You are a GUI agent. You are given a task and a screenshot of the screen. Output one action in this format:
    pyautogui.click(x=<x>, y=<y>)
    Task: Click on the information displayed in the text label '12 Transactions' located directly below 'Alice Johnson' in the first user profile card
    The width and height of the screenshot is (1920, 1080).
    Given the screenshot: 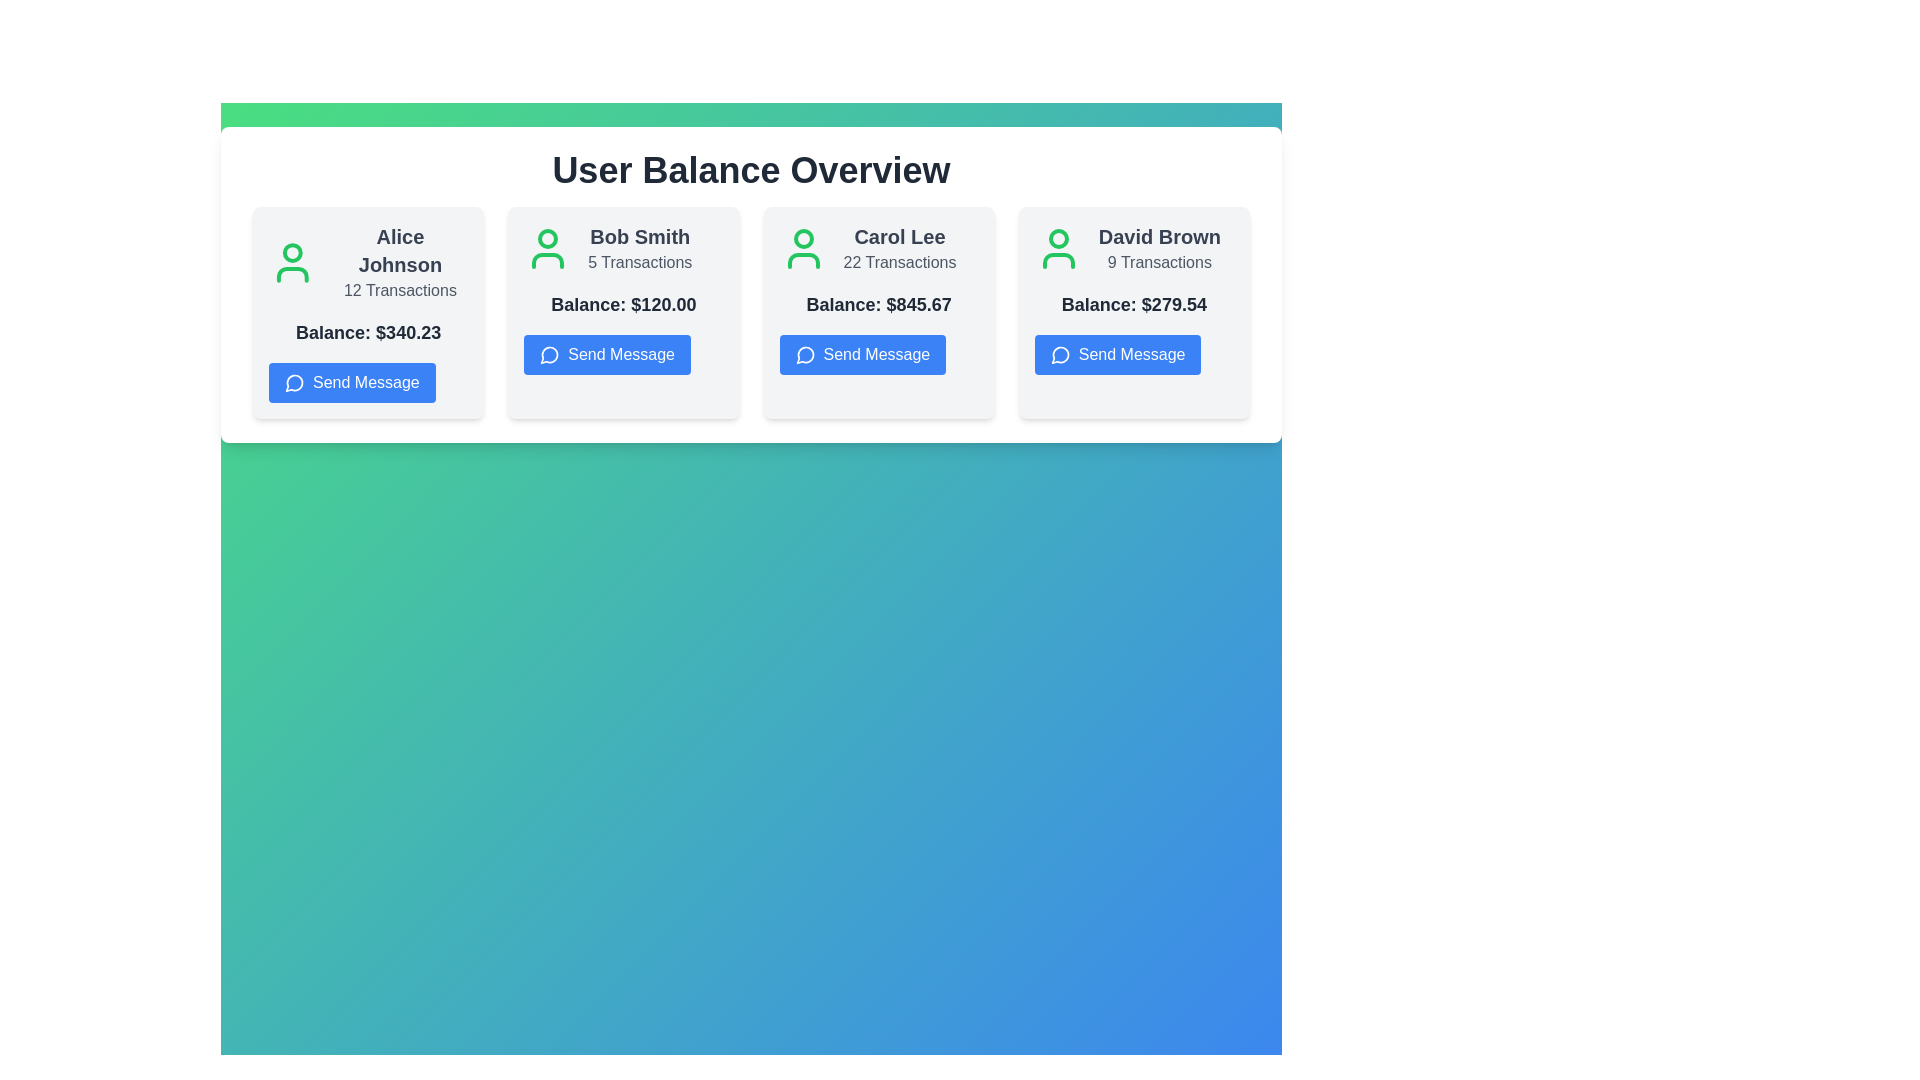 What is the action you would take?
    pyautogui.click(x=400, y=290)
    